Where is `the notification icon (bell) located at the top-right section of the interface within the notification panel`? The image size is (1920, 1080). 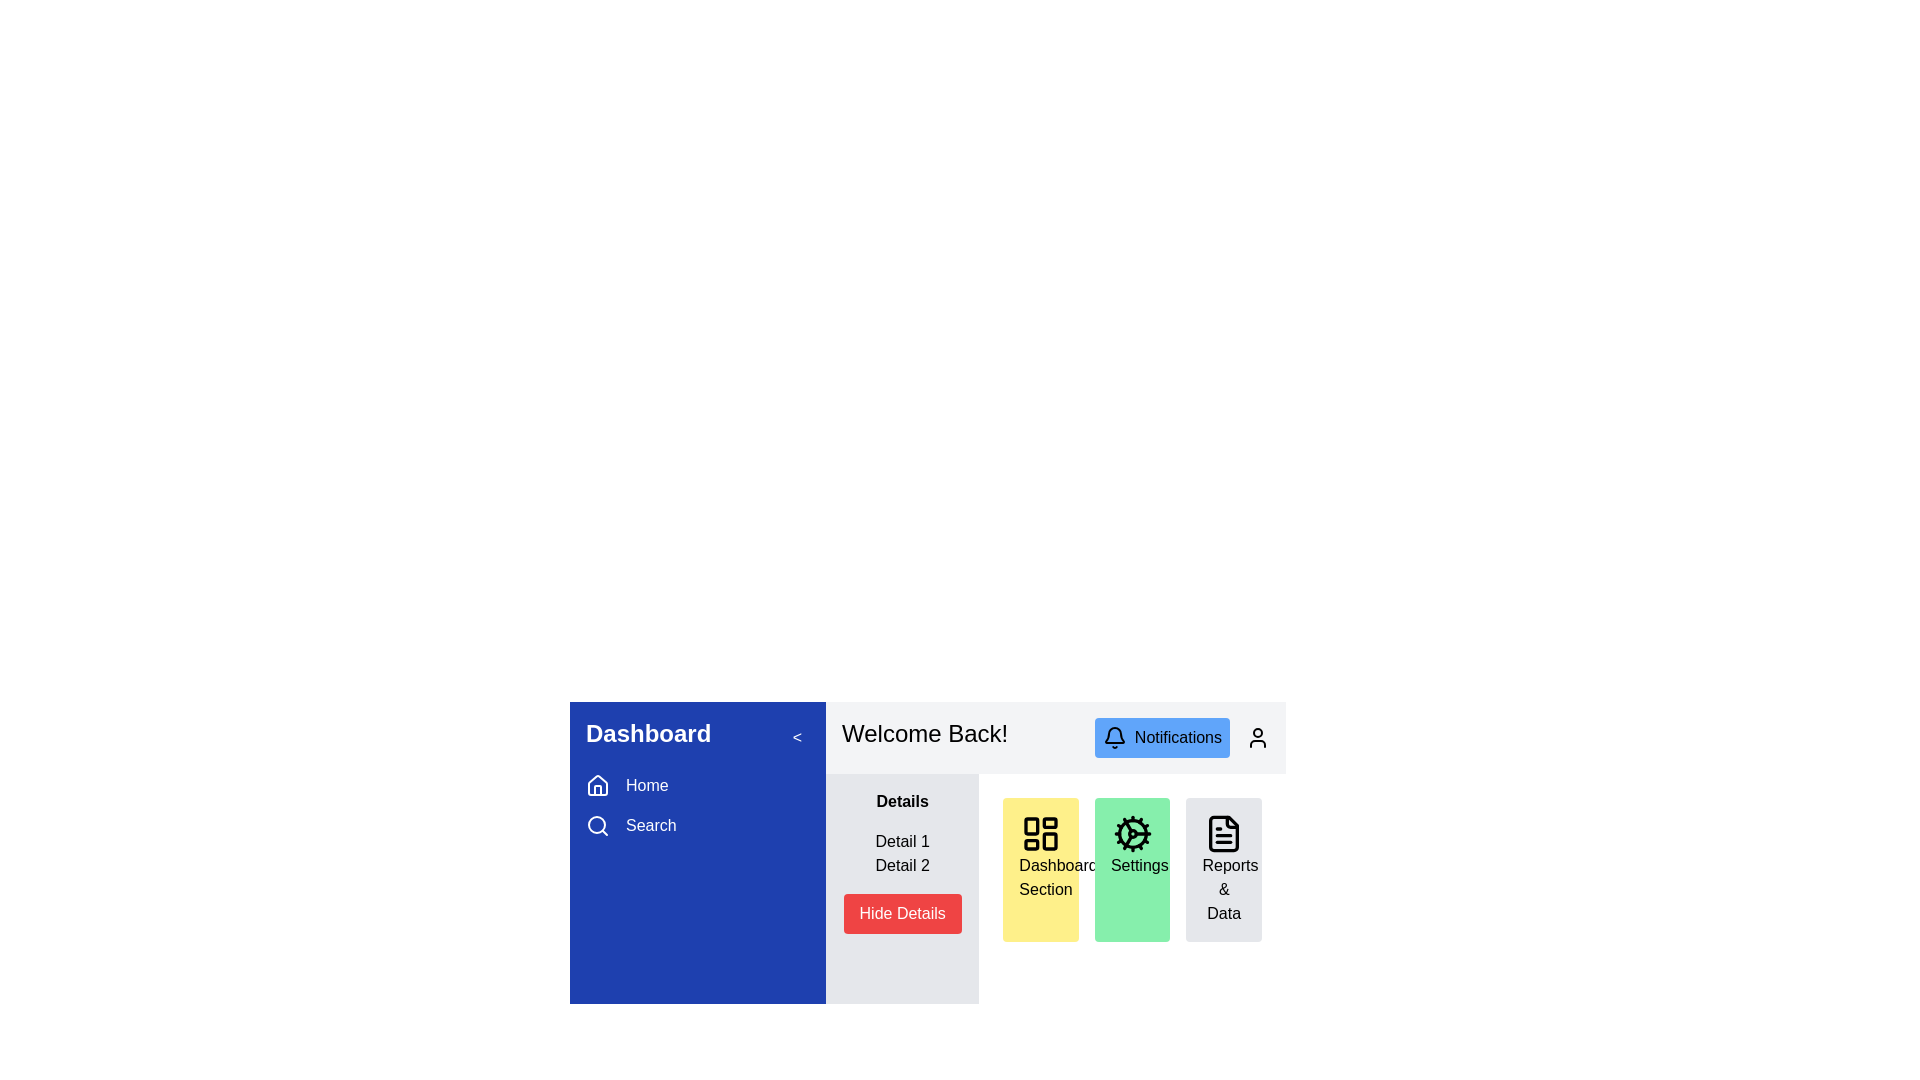 the notification icon (bell) located at the top-right section of the interface within the notification panel is located at coordinates (1113, 735).